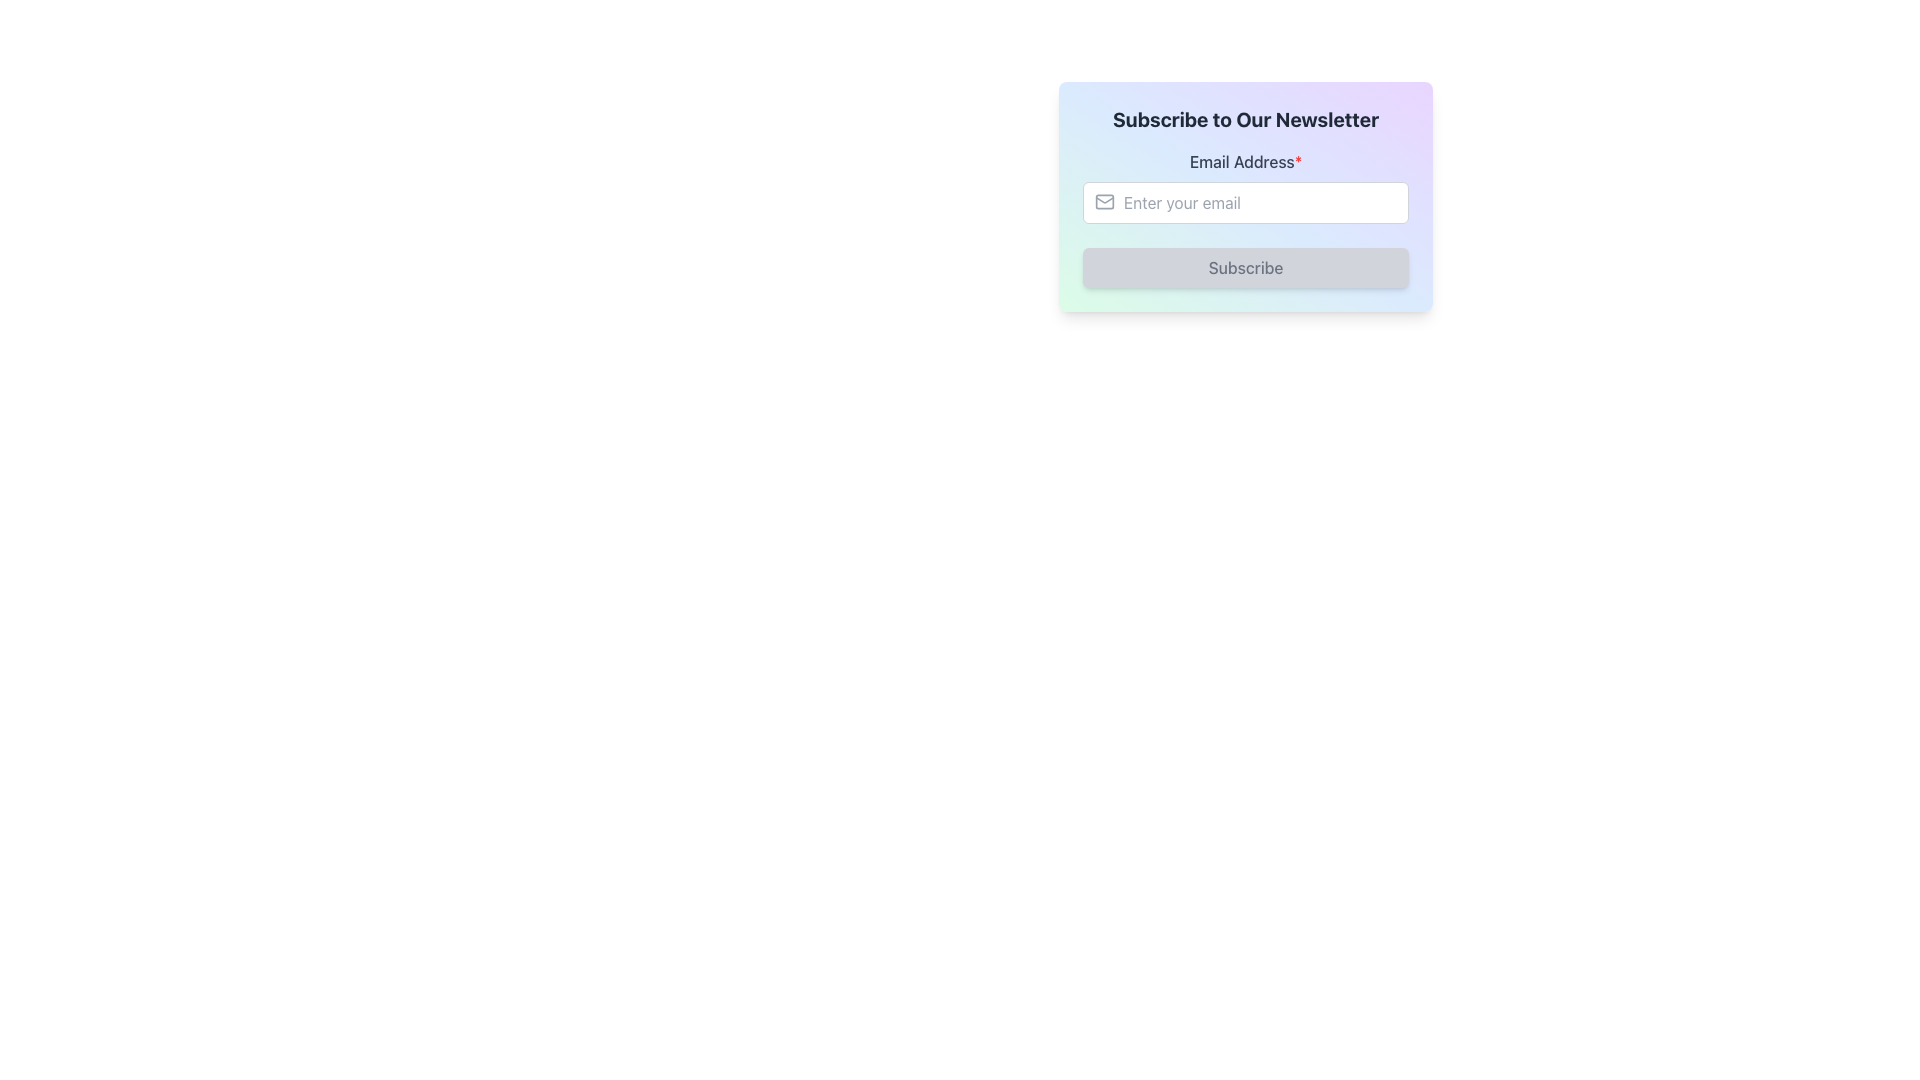  Describe the element at coordinates (1245, 266) in the screenshot. I see `the 'Subscribe' button, which is a rectangular button with rounded corners, styled in a grayish background and featuring the word 'Subscribe' in a medium-sized gray font, indicating a disabled state` at that location.